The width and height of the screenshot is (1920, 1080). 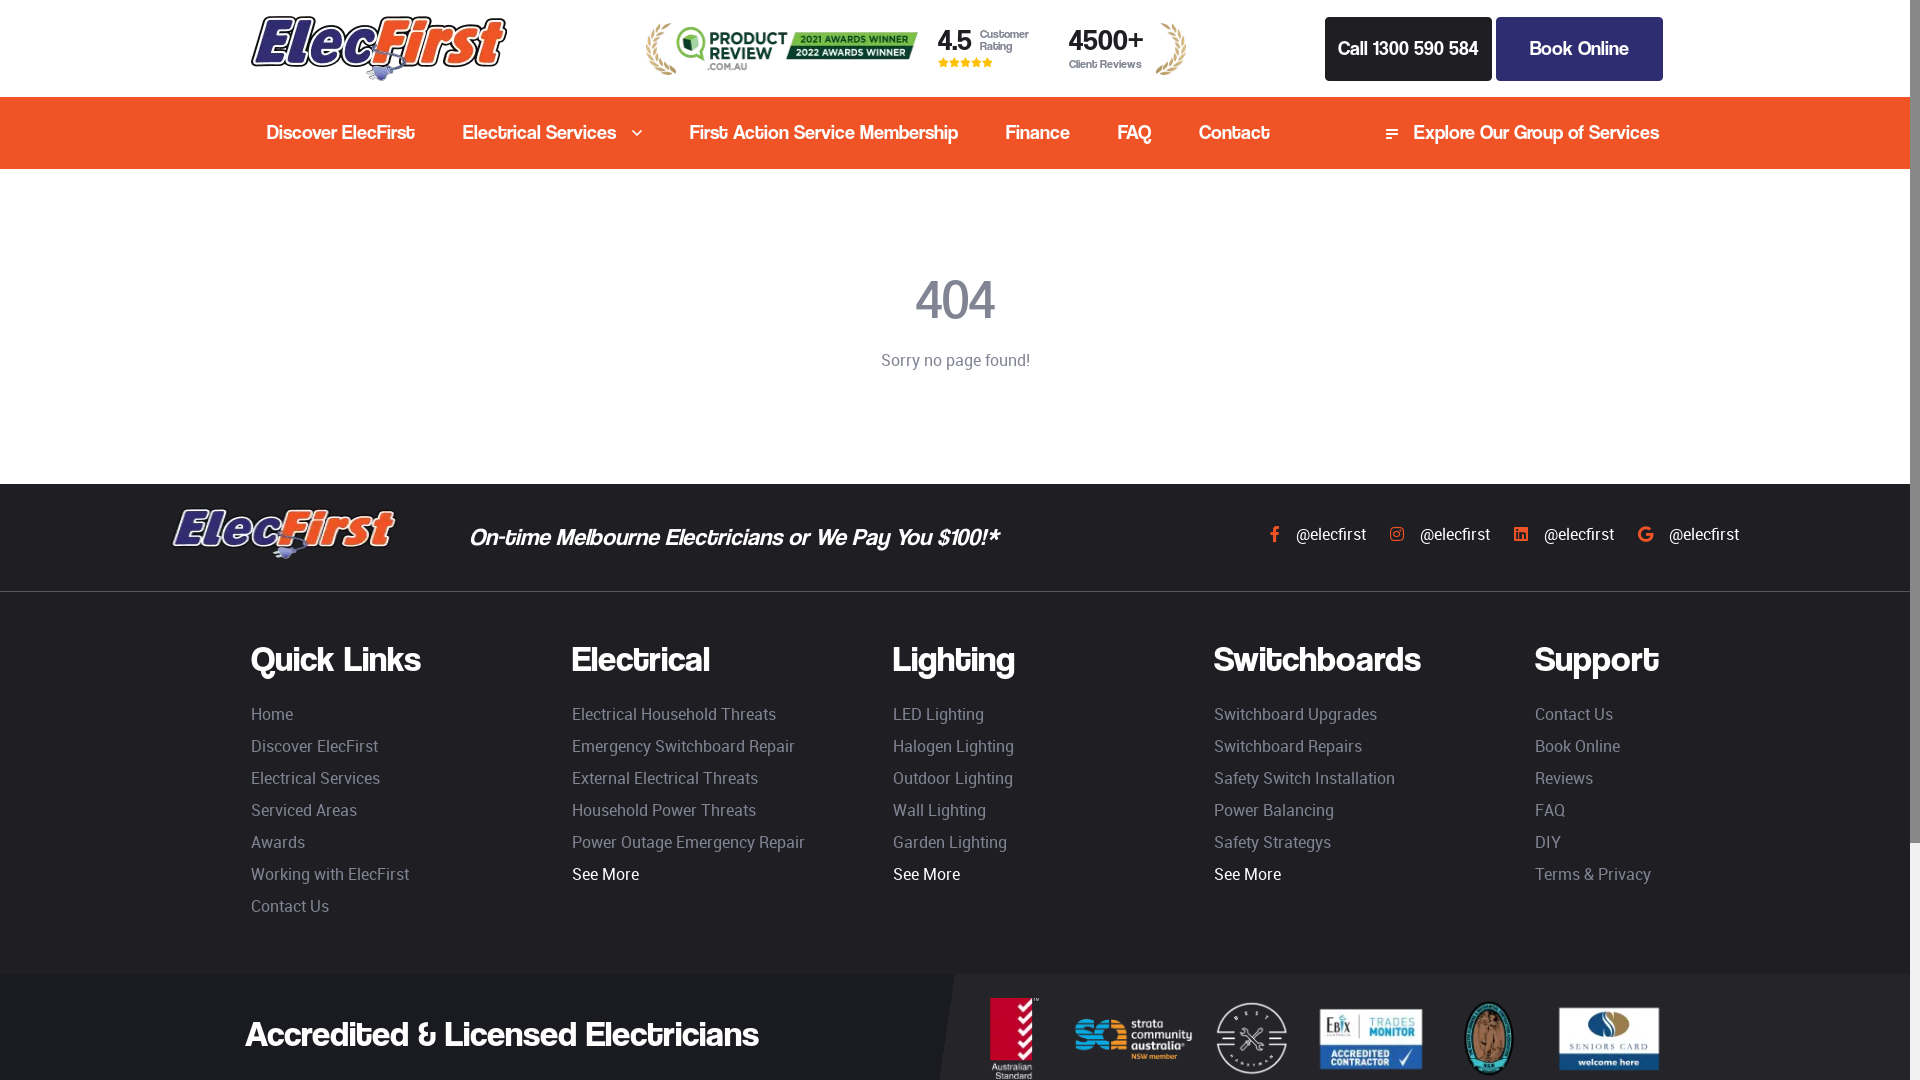 What do you see at coordinates (937, 712) in the screenshot?
I see `'LED Lighting'` at bounding box center [937, 712].